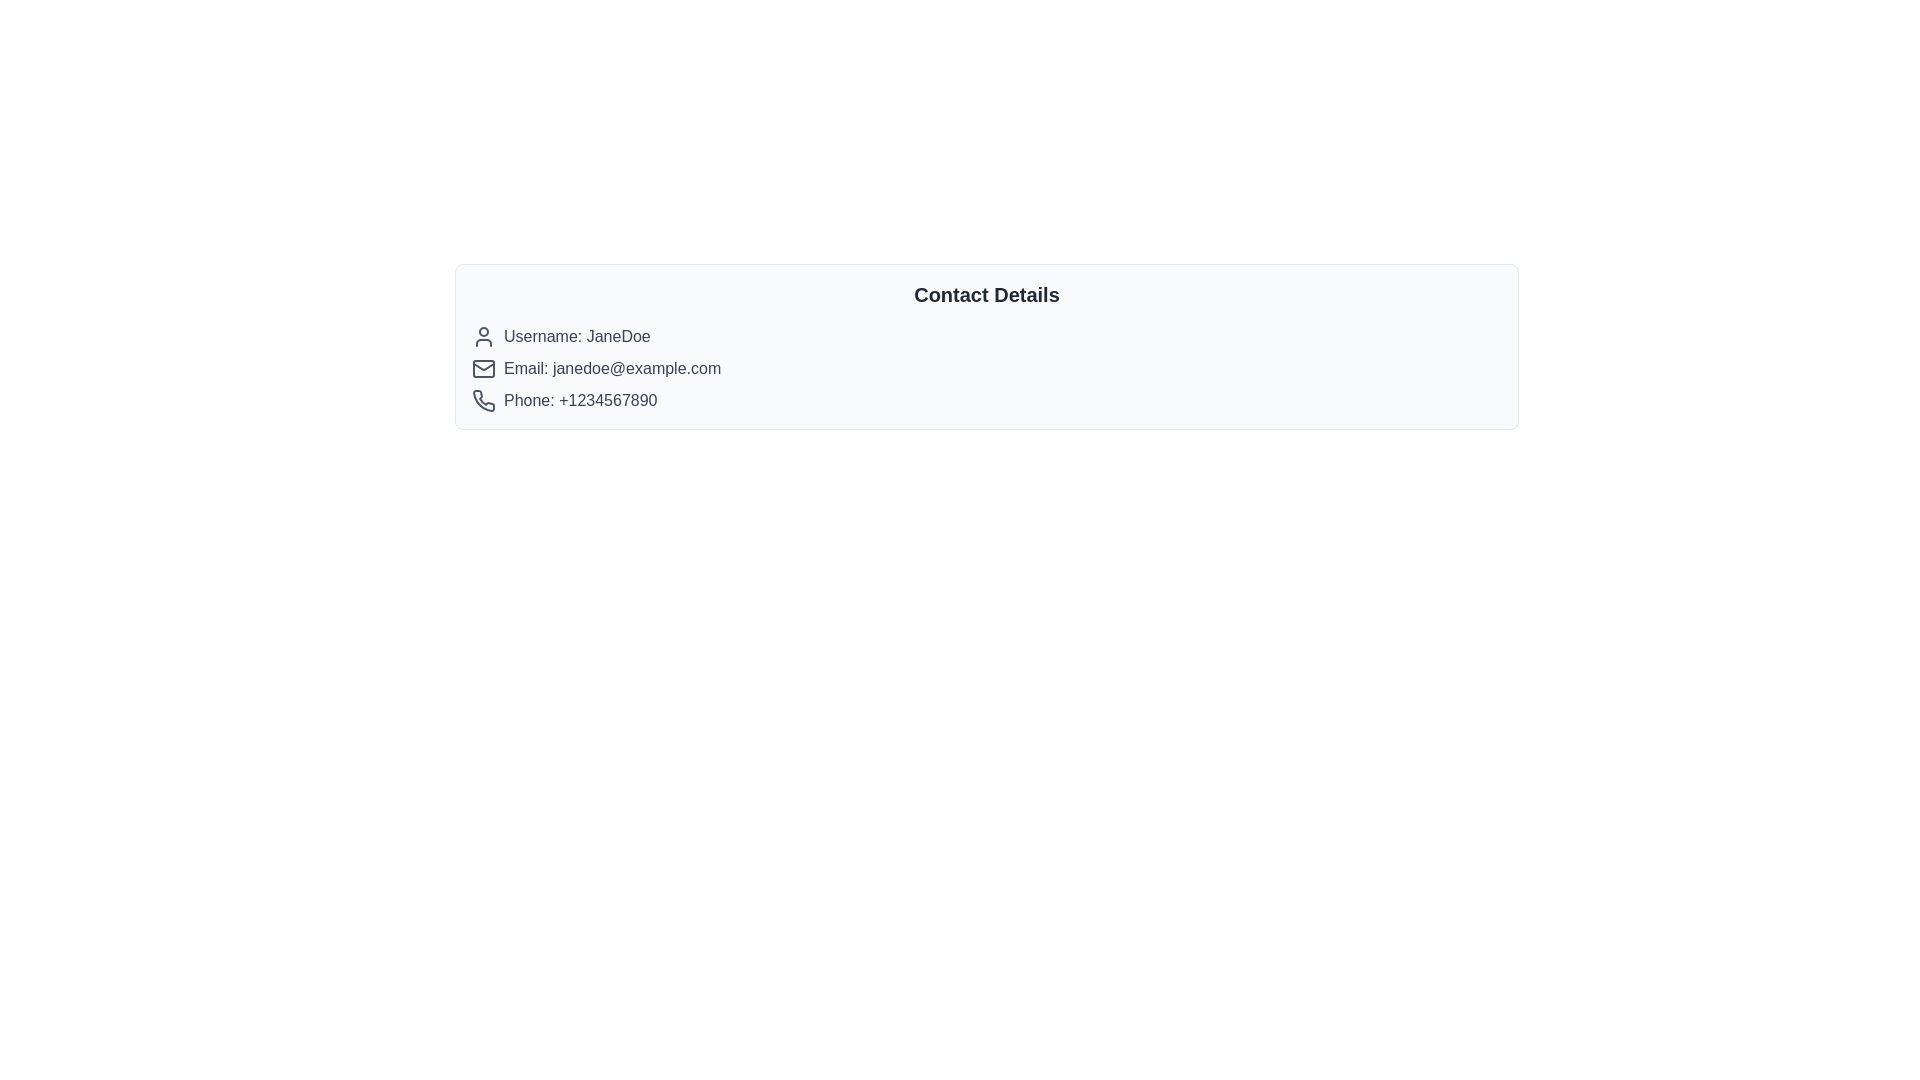 The image size is (1920, 1080). Describe the element at coordinates (484, 335) in the screenshot. I see `the user silhouette SVG icon, which is styled in muted gray and is positioned to the left of the text 'Username: JaneDoe'` at that location.